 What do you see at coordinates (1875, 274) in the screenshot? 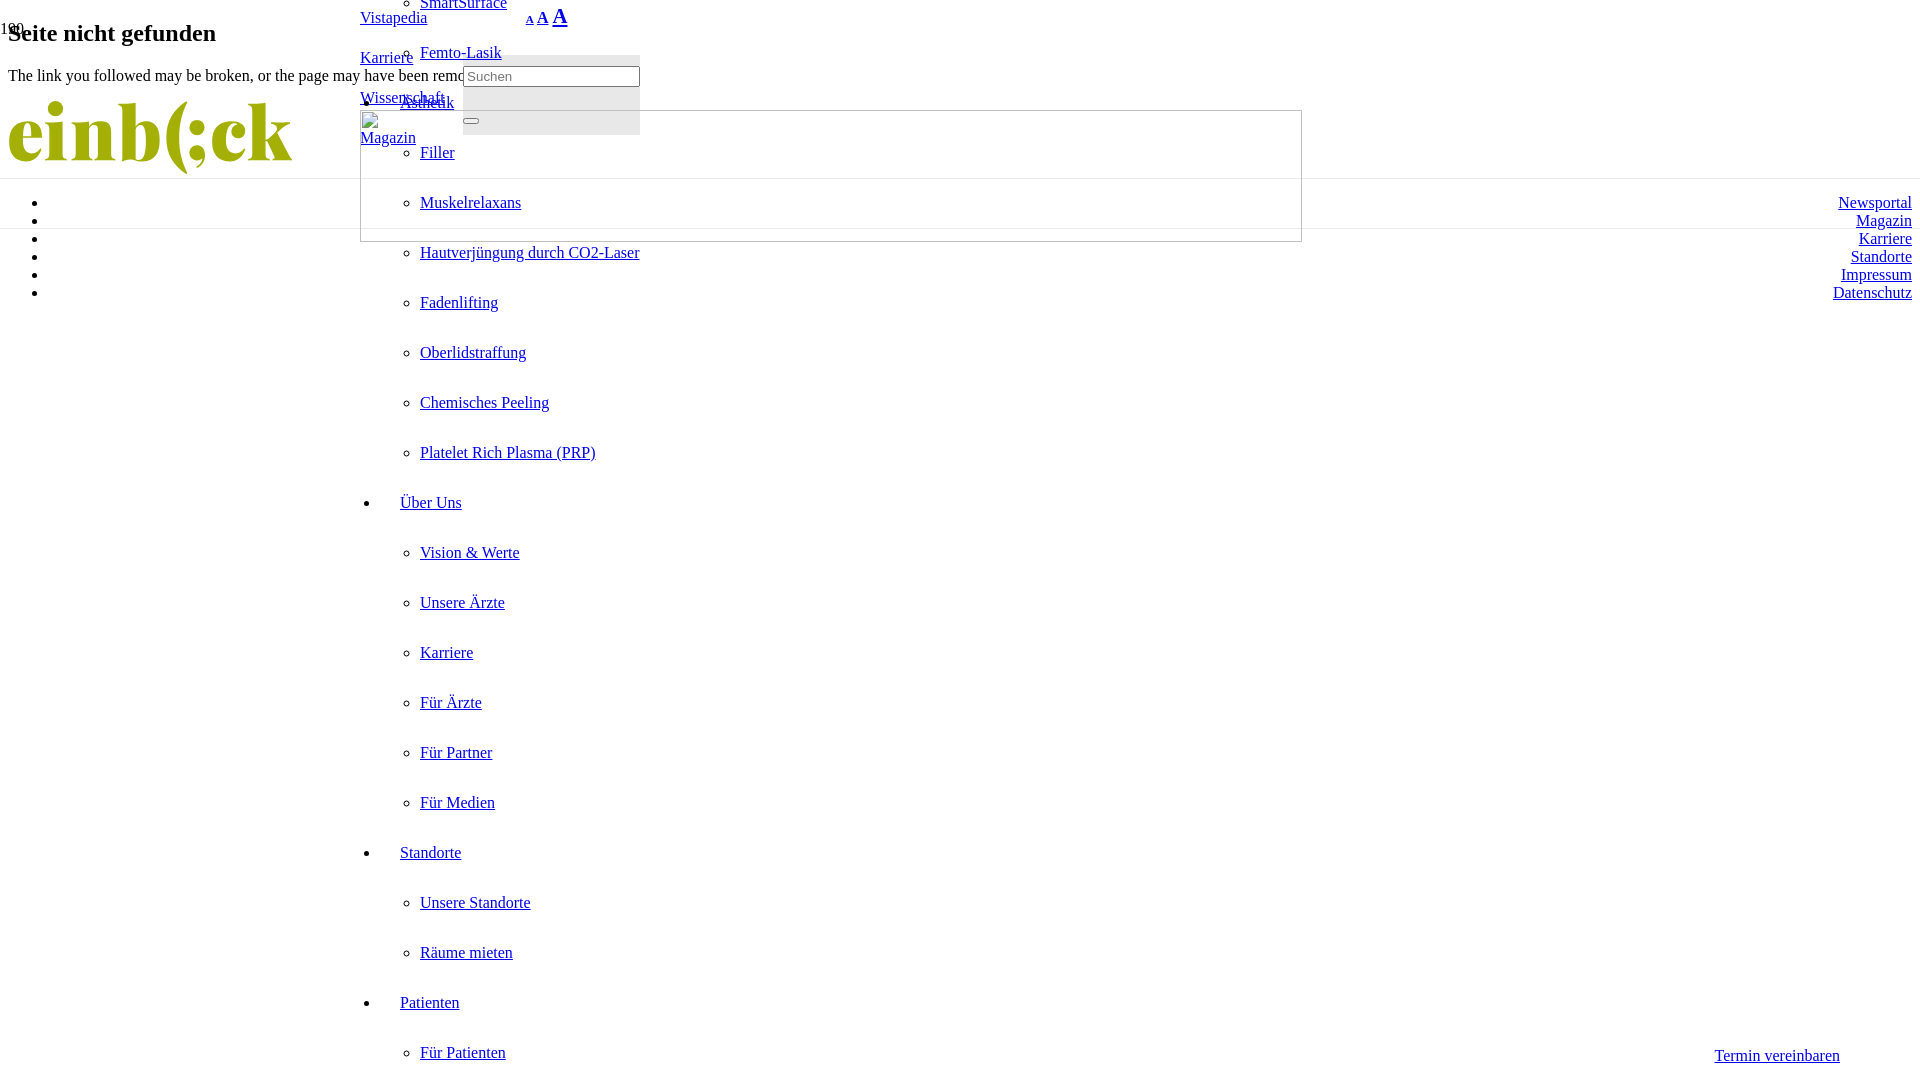
I see `'Impressum'` at bounding box center [1875, 274].